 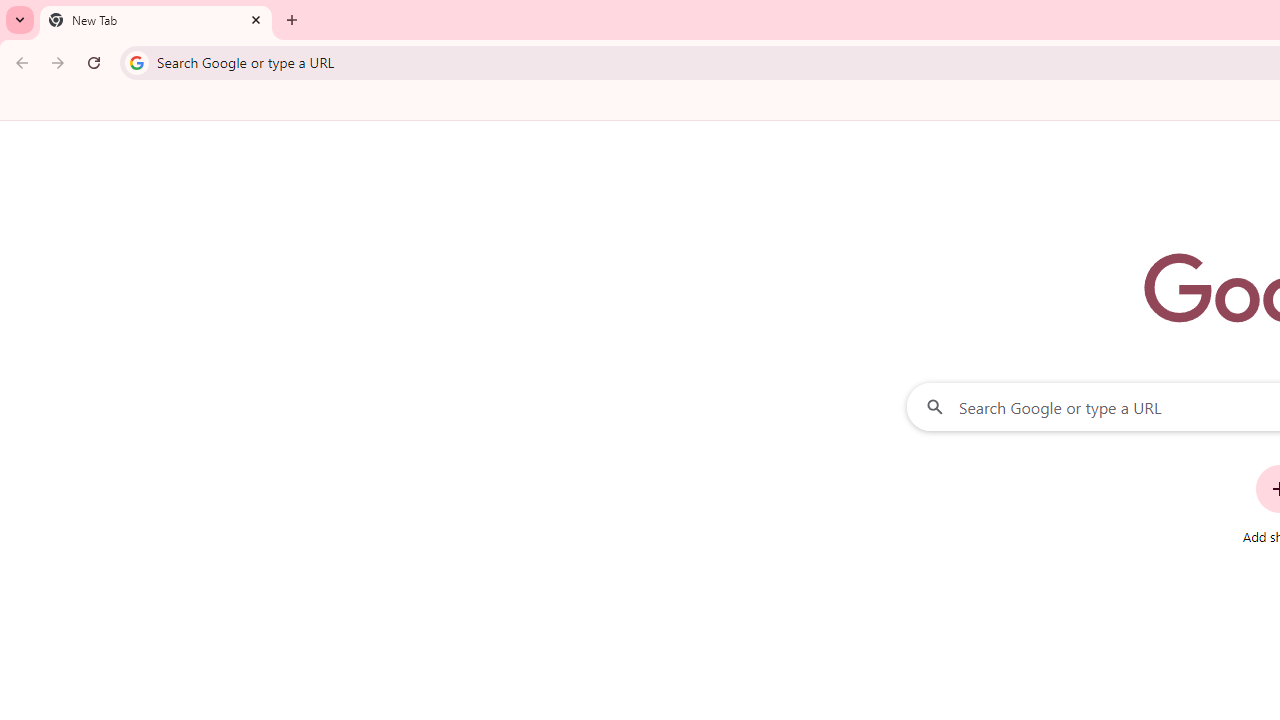 I want to click on 'New Tab', so click(x=155, y=20).